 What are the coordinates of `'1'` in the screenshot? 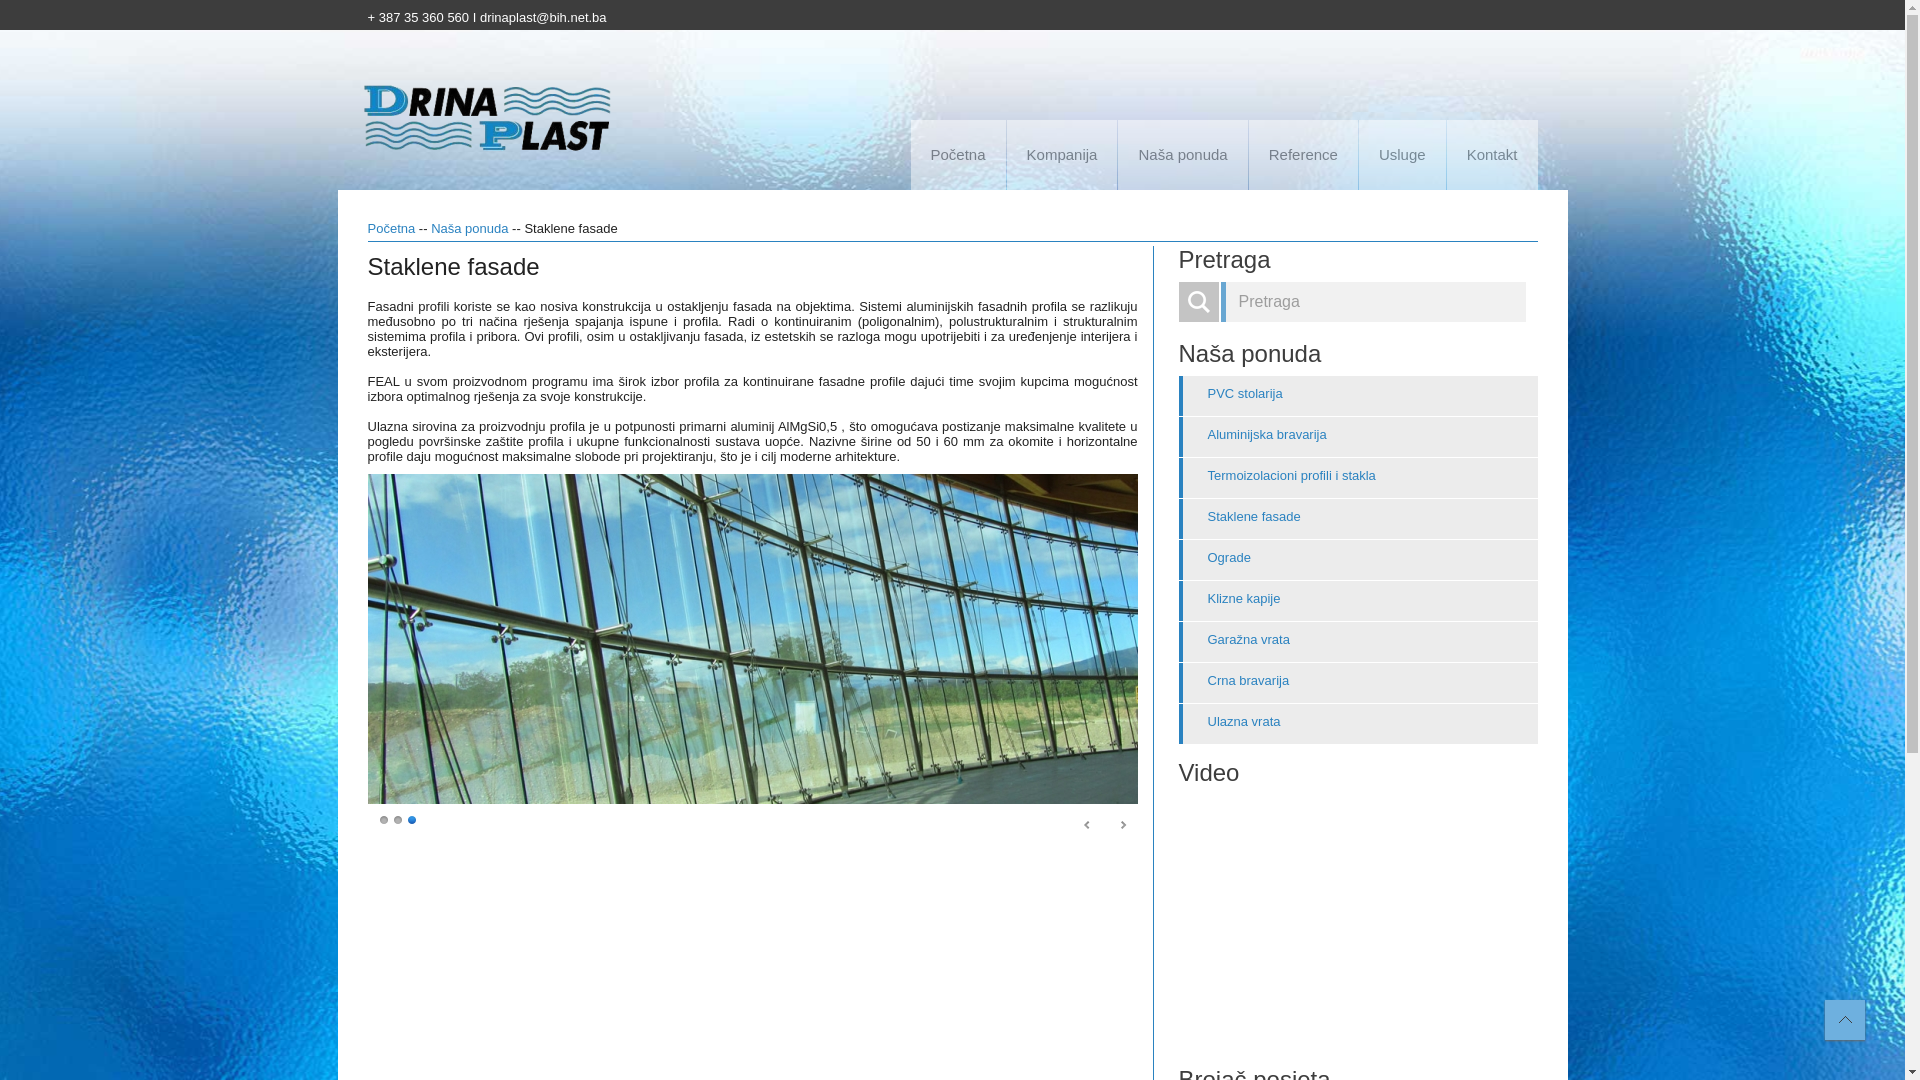 It's located at (384, 818).